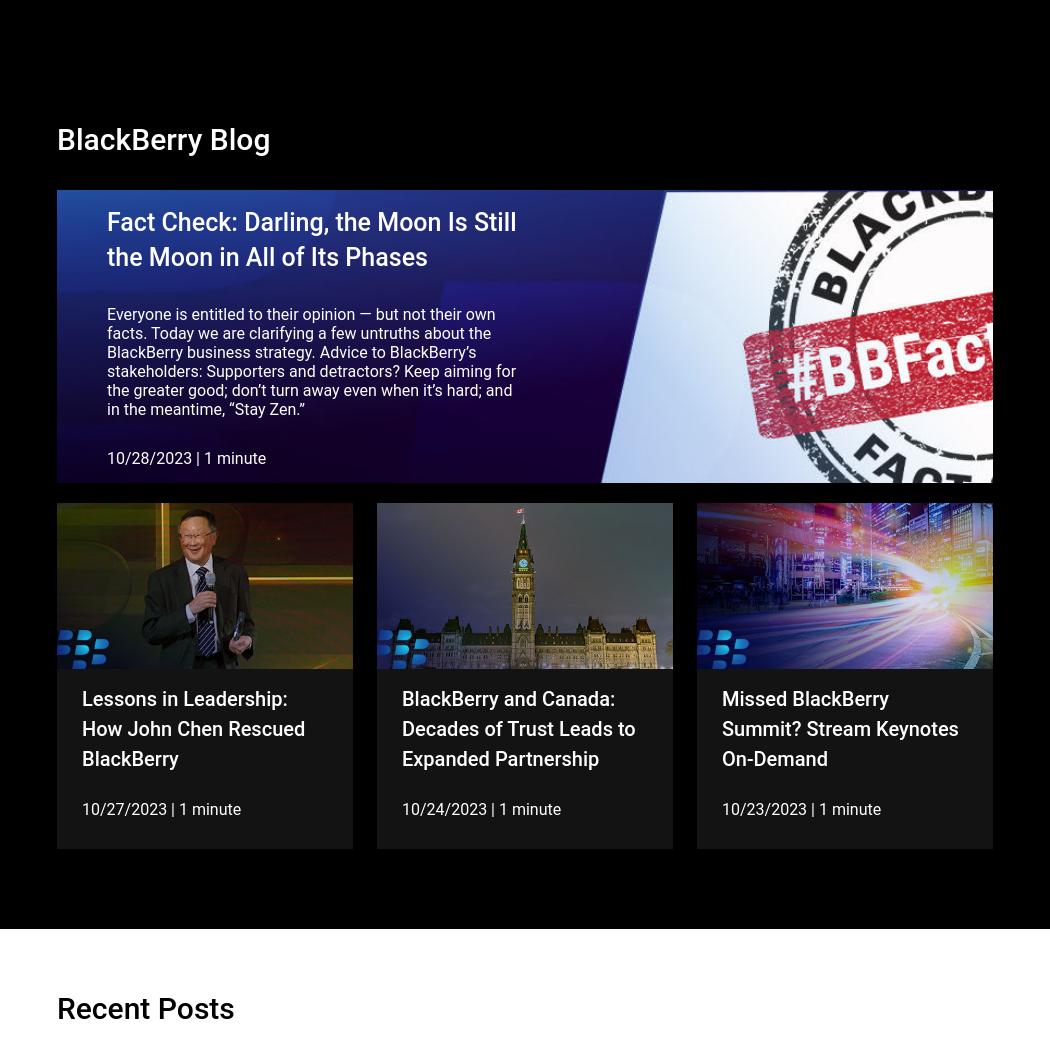  I want to click on '367', so click(463, 967).